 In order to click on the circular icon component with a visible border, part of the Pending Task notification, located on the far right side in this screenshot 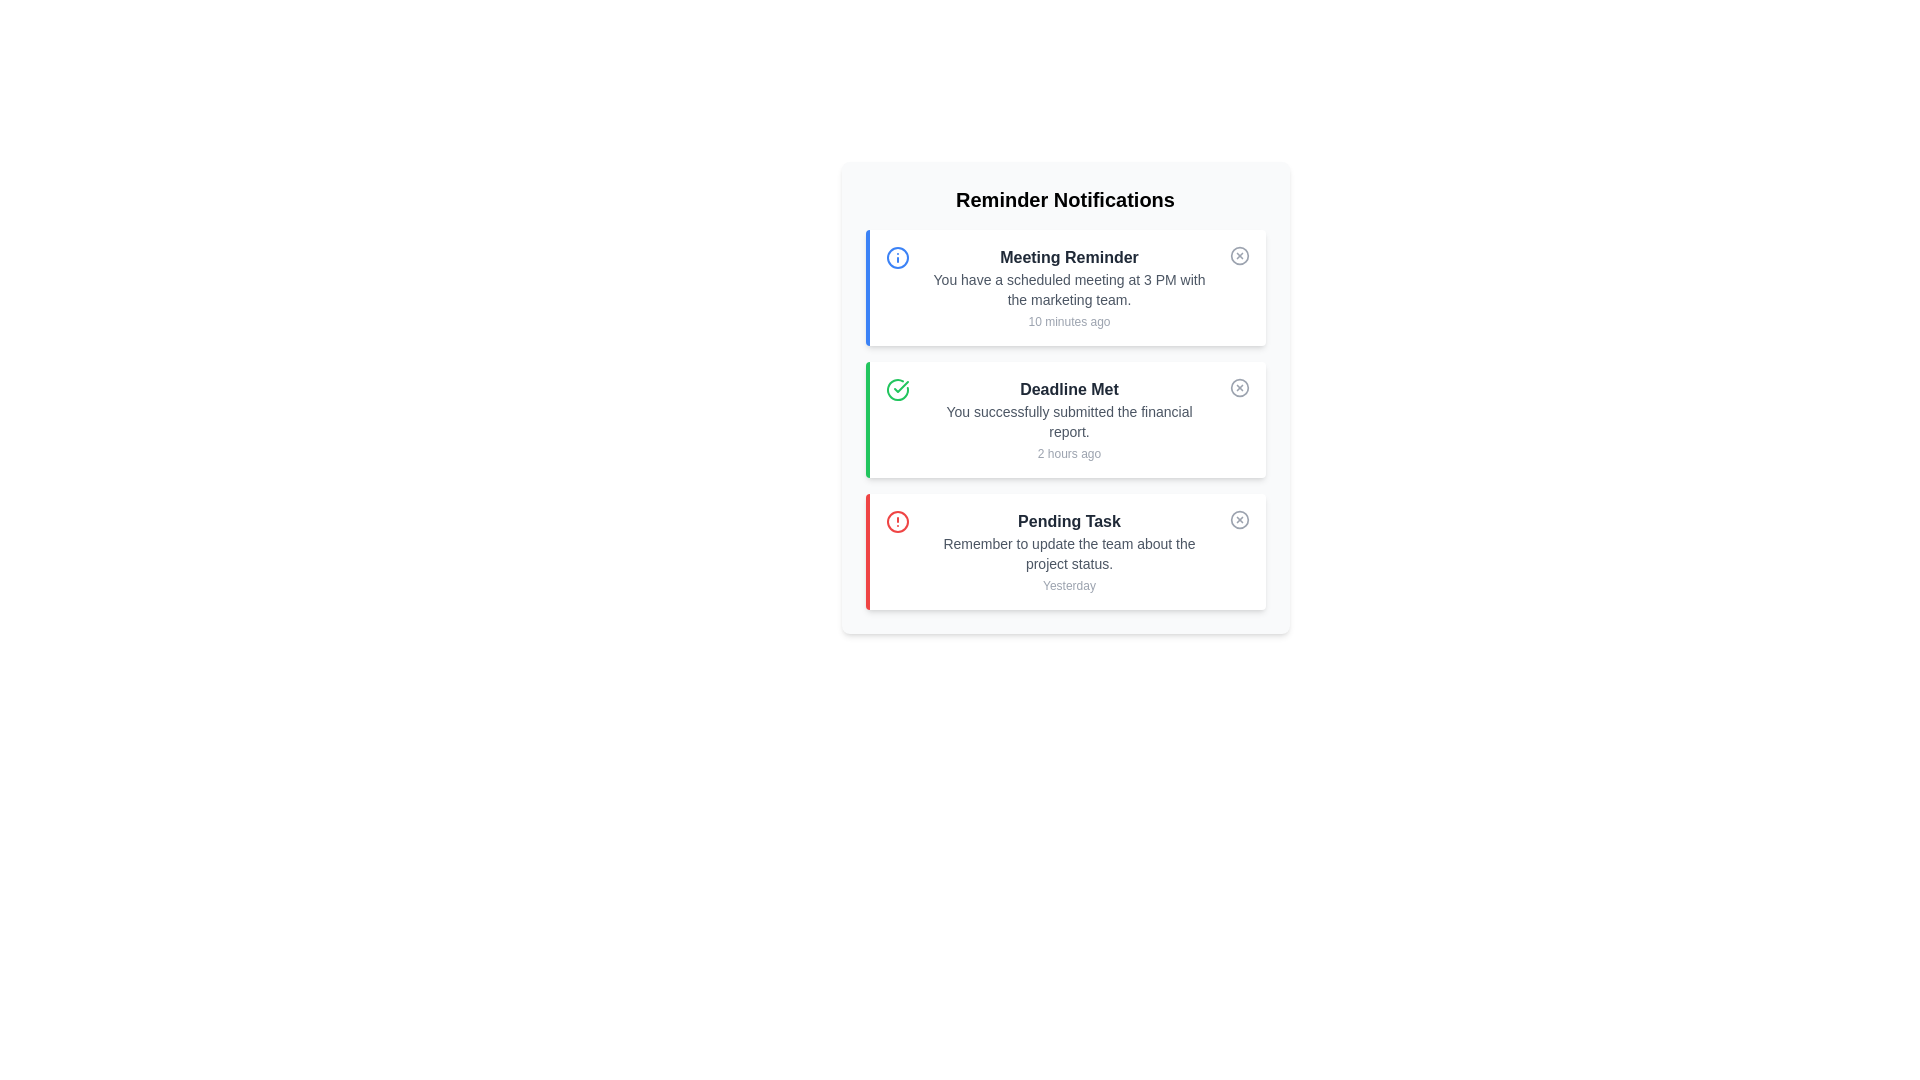, I will do `click(1238, 519)`.